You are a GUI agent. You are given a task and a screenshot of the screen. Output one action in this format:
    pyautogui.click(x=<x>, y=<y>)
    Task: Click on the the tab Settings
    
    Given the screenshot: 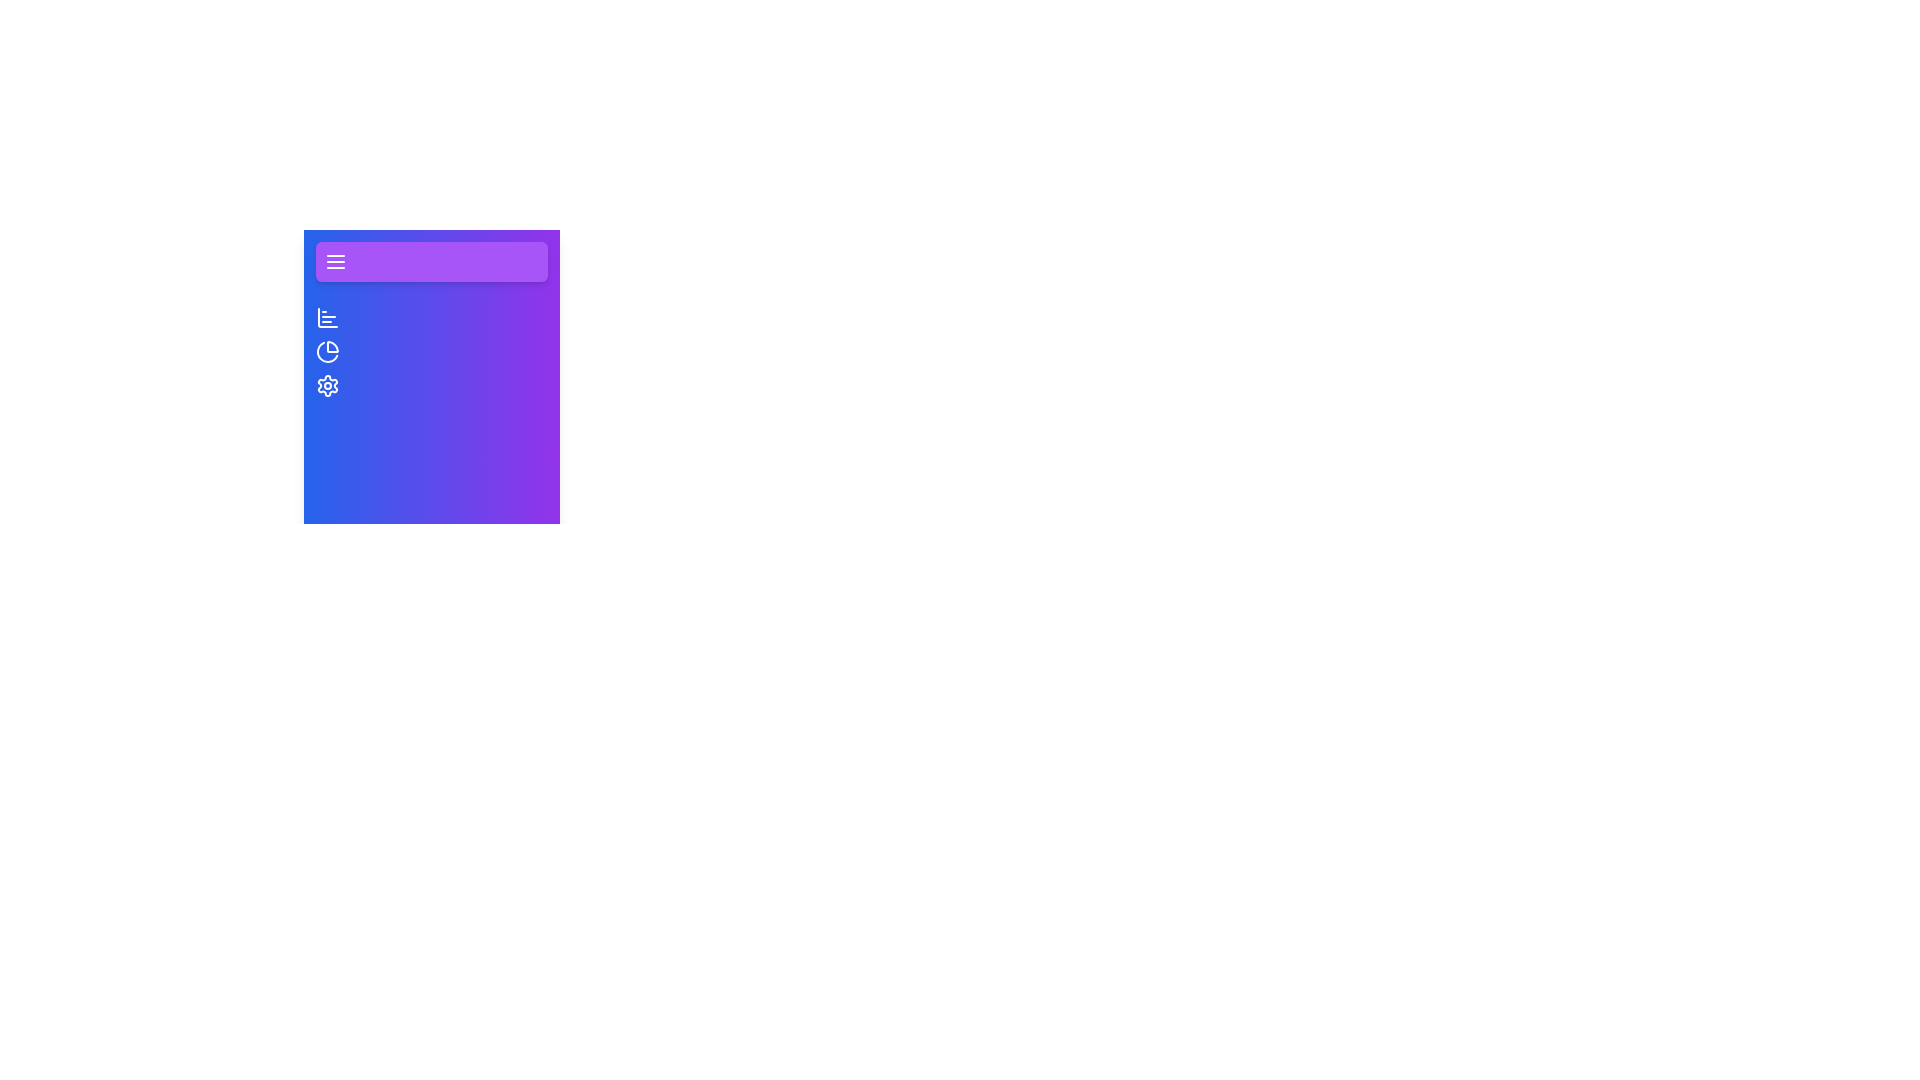 What is the action you would take?
    pyautogui.click(x=327, y=385)
    